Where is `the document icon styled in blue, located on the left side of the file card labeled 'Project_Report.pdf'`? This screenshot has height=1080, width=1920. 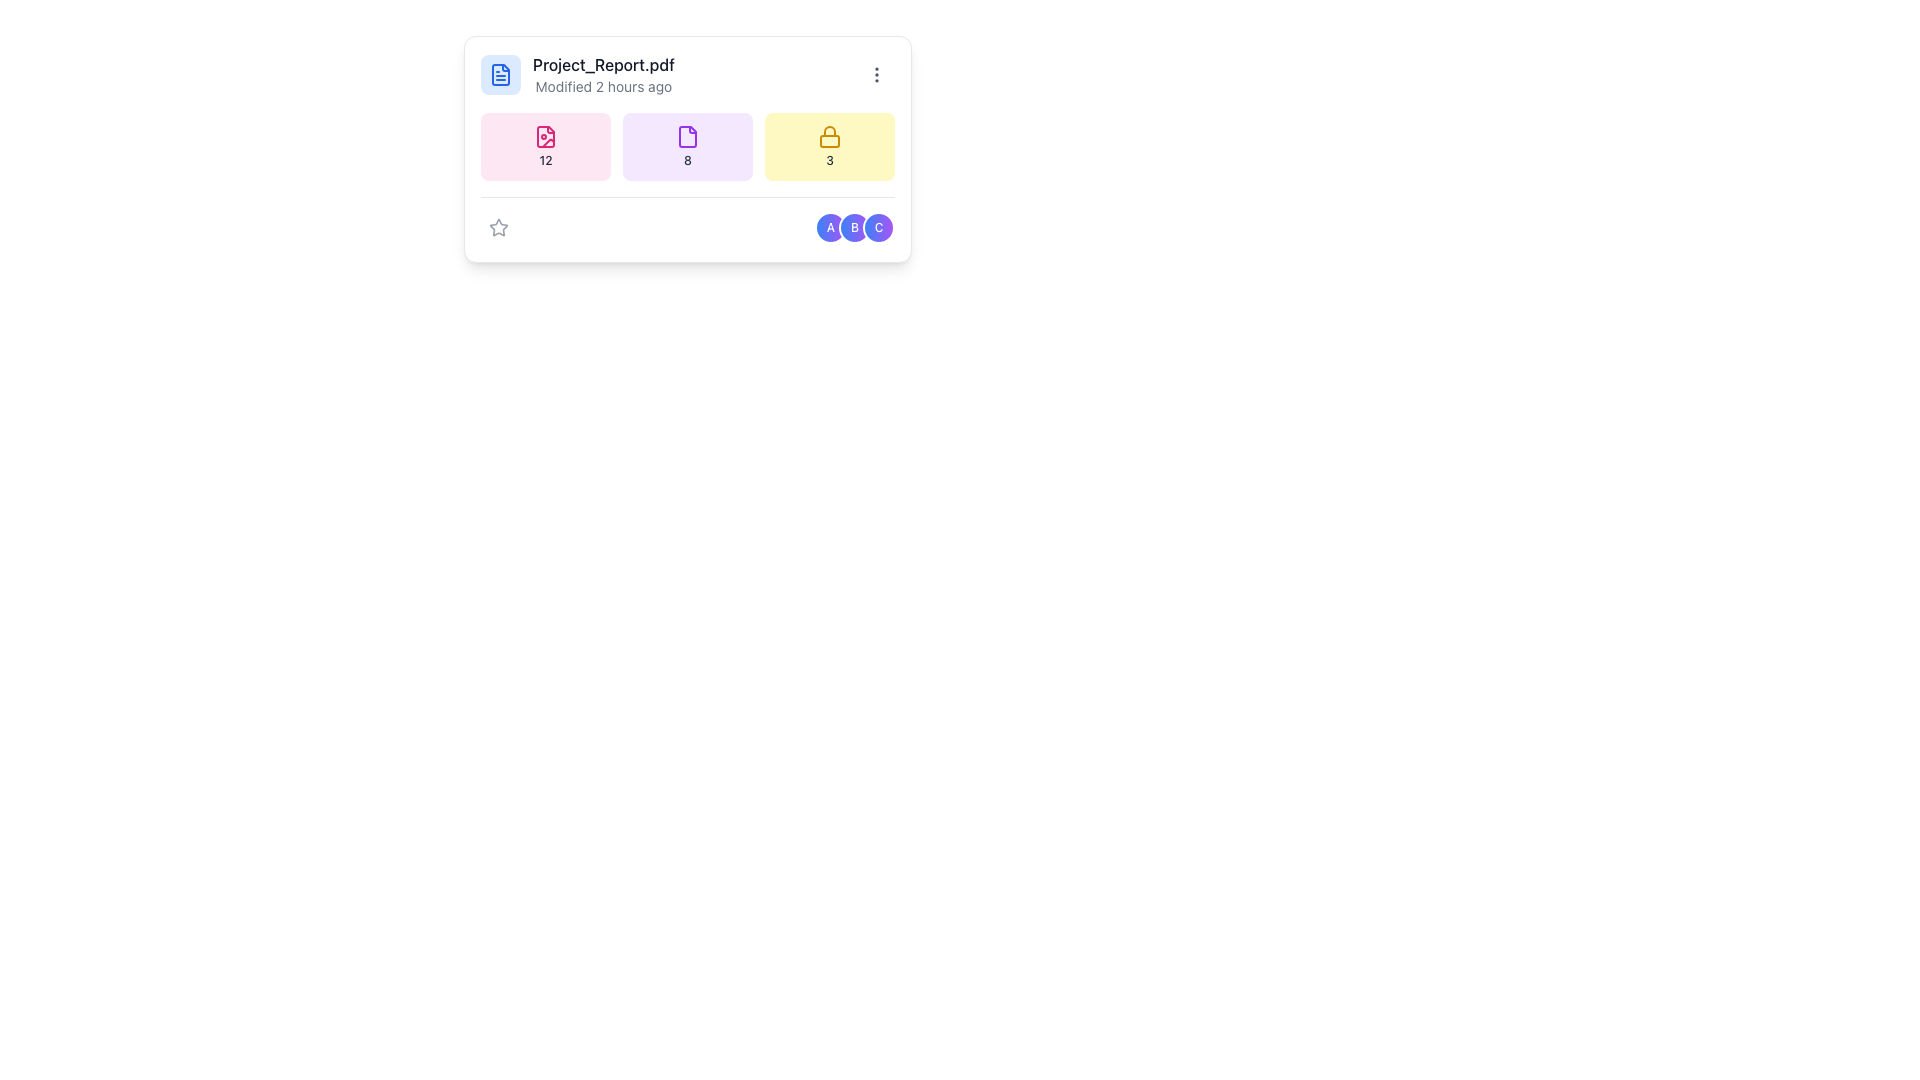
the document icon styled in blue, located on the left side of the file card labeled 'Project_Report.pdf' is located at coordinates (500, 73).